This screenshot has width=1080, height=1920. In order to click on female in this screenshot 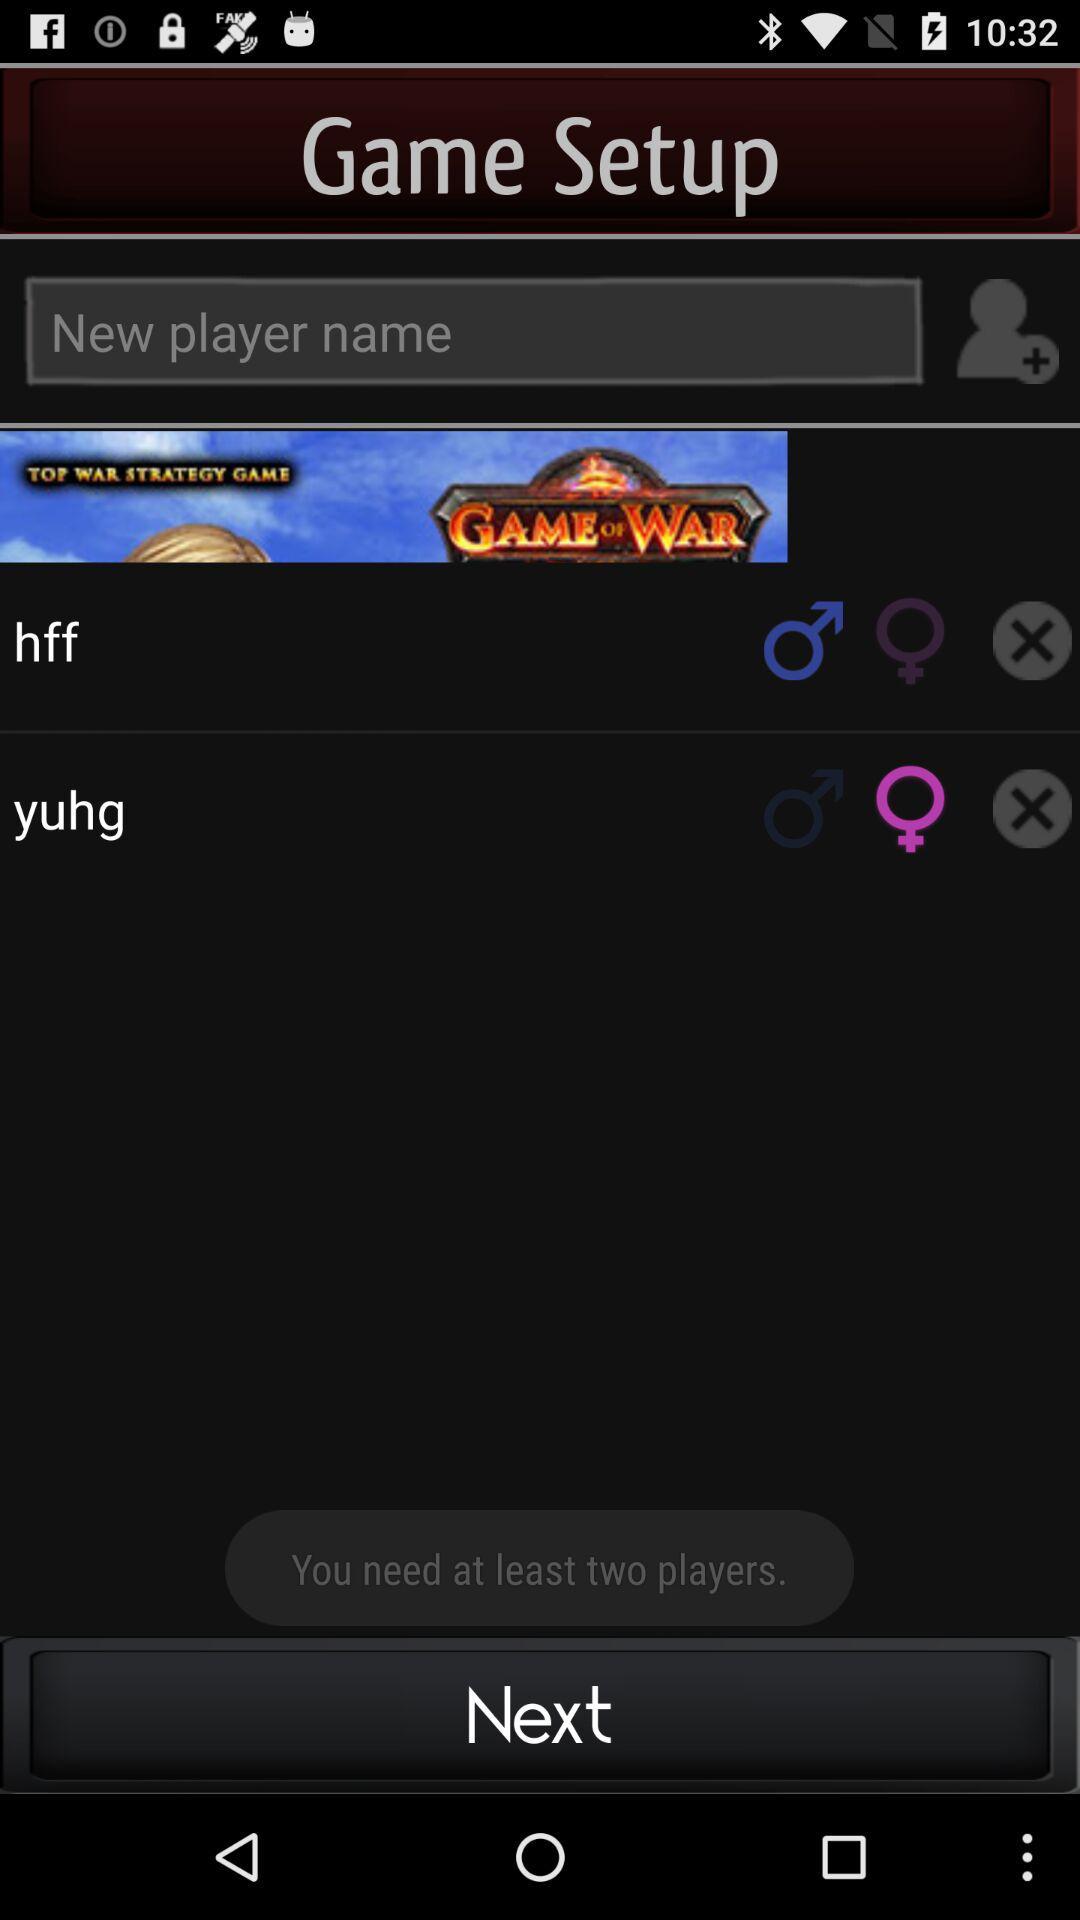, I will do `click(911, 808)`.